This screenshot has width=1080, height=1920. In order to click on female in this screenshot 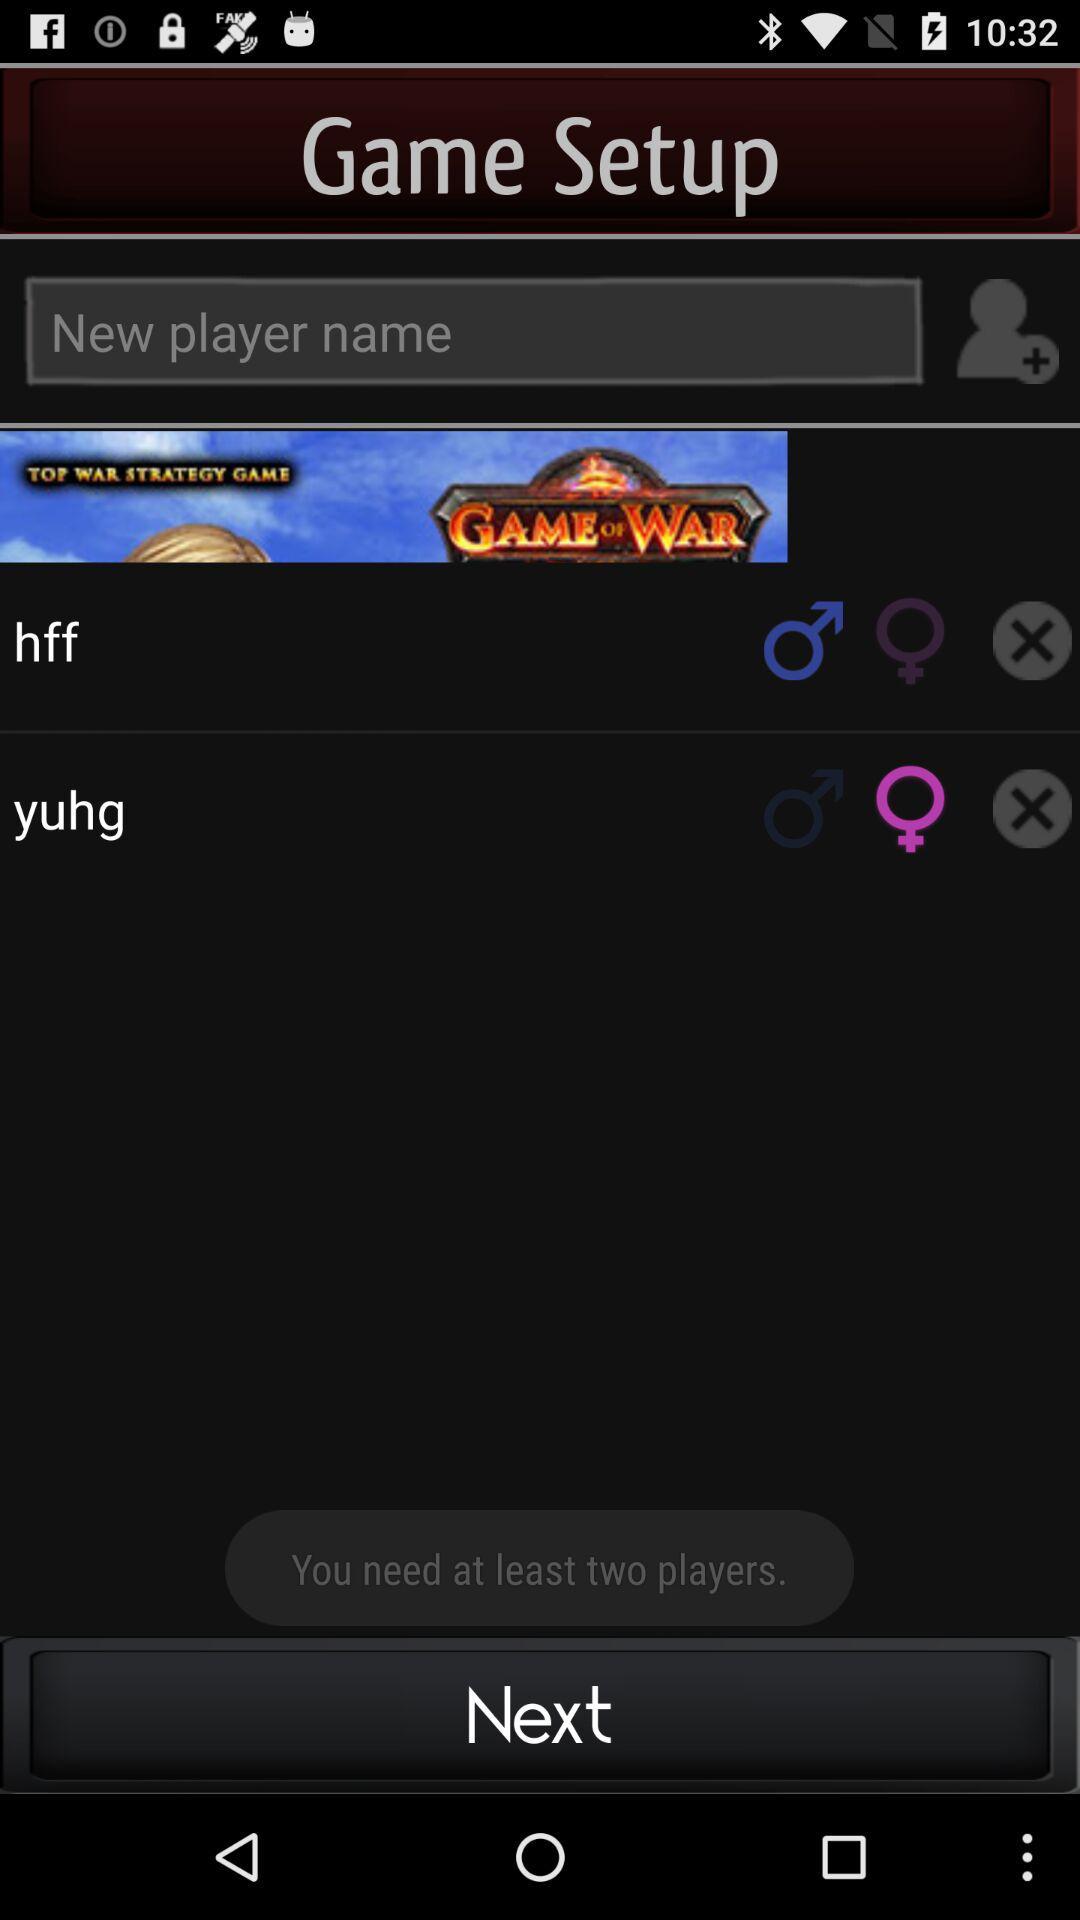, I will do `click(911, 808)`.